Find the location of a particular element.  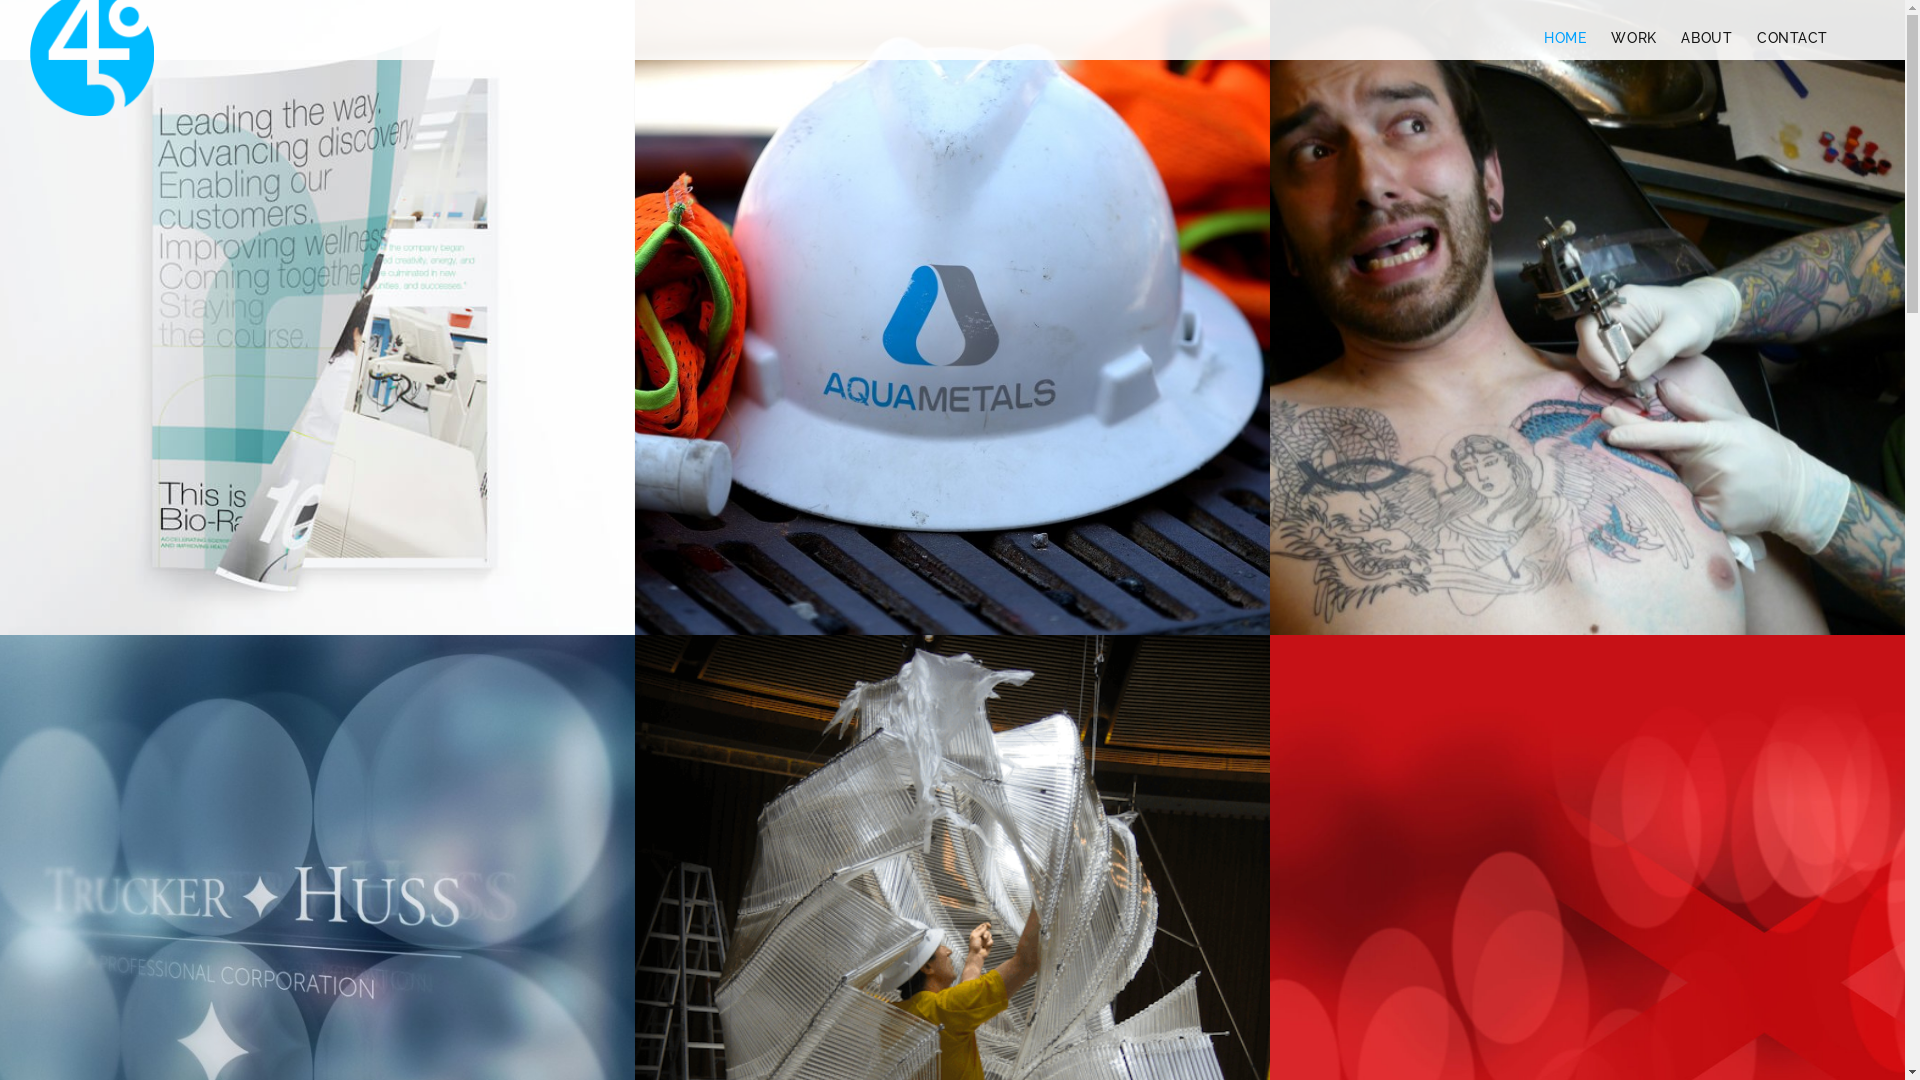

'HOME' is located at coordinates (1563, 38).